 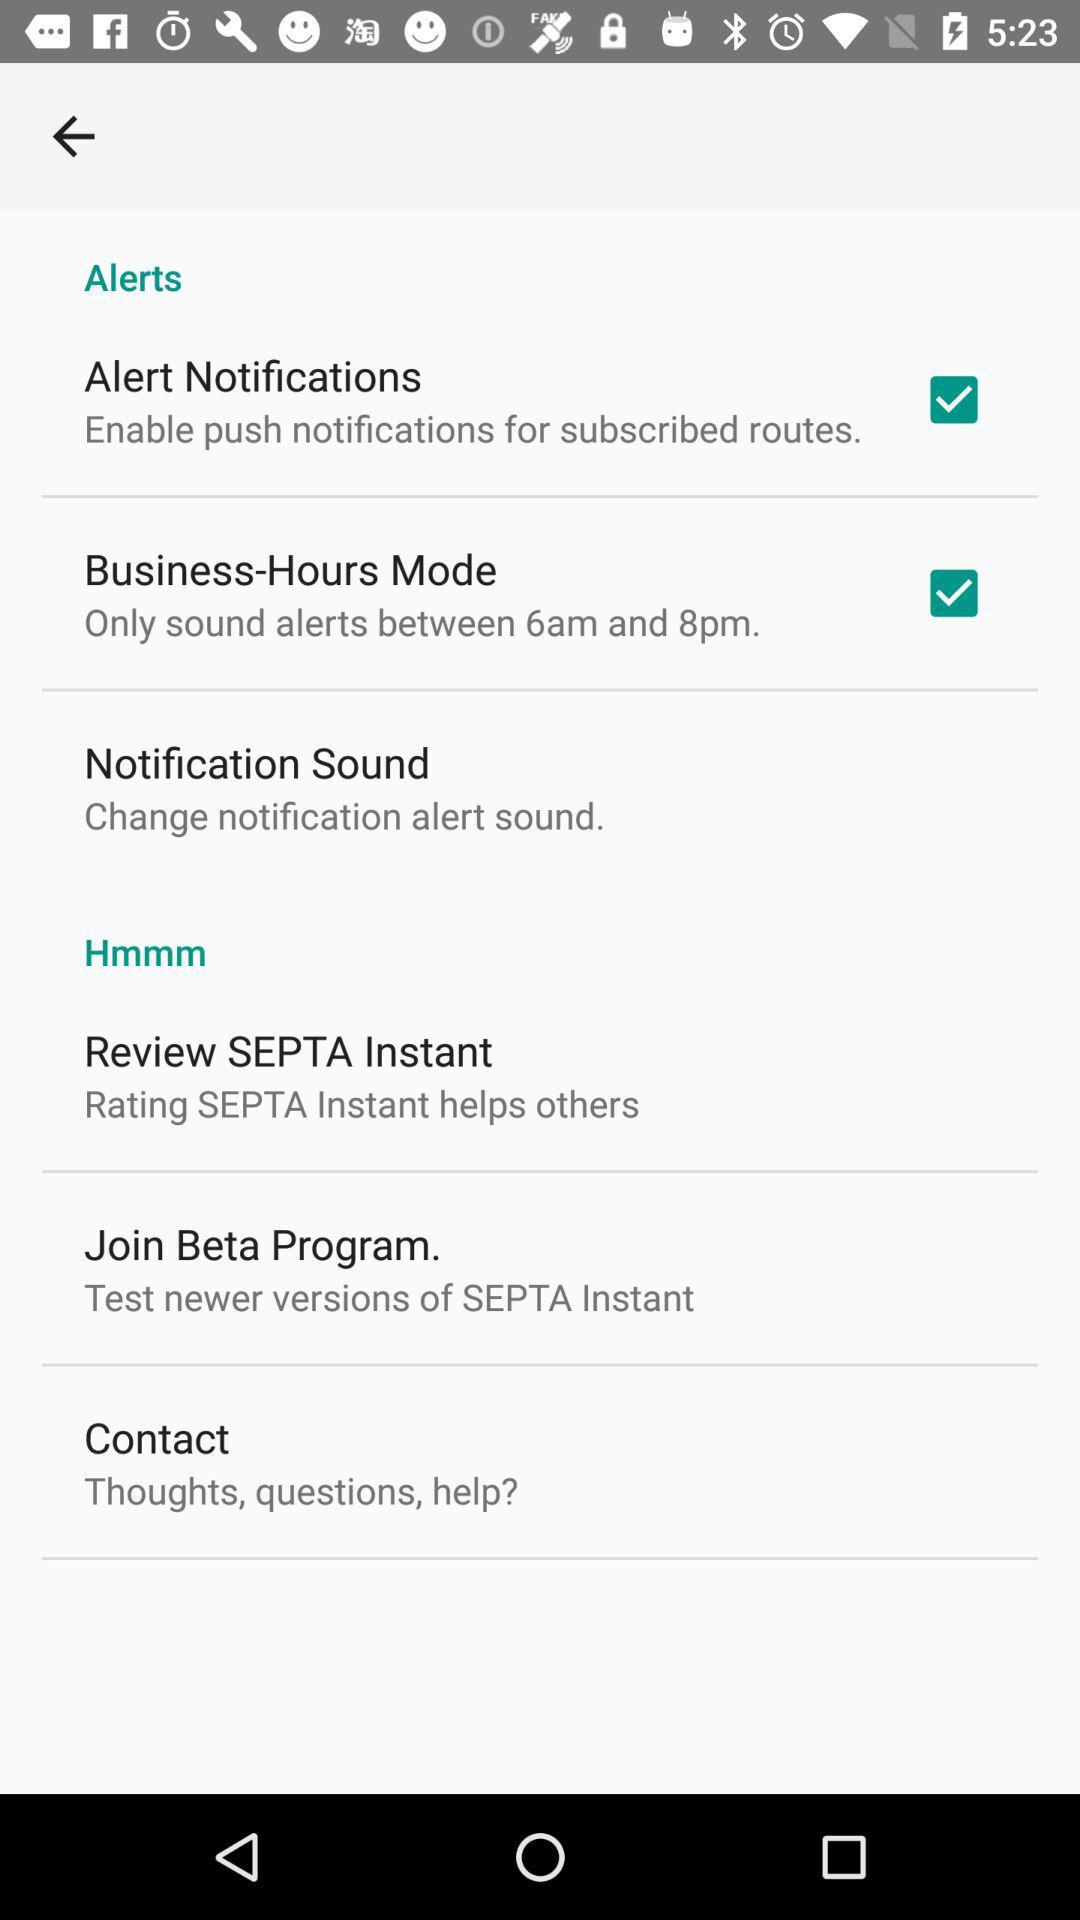 I want to click on the item below the join beta program. item, so click(x=389, y=1296).